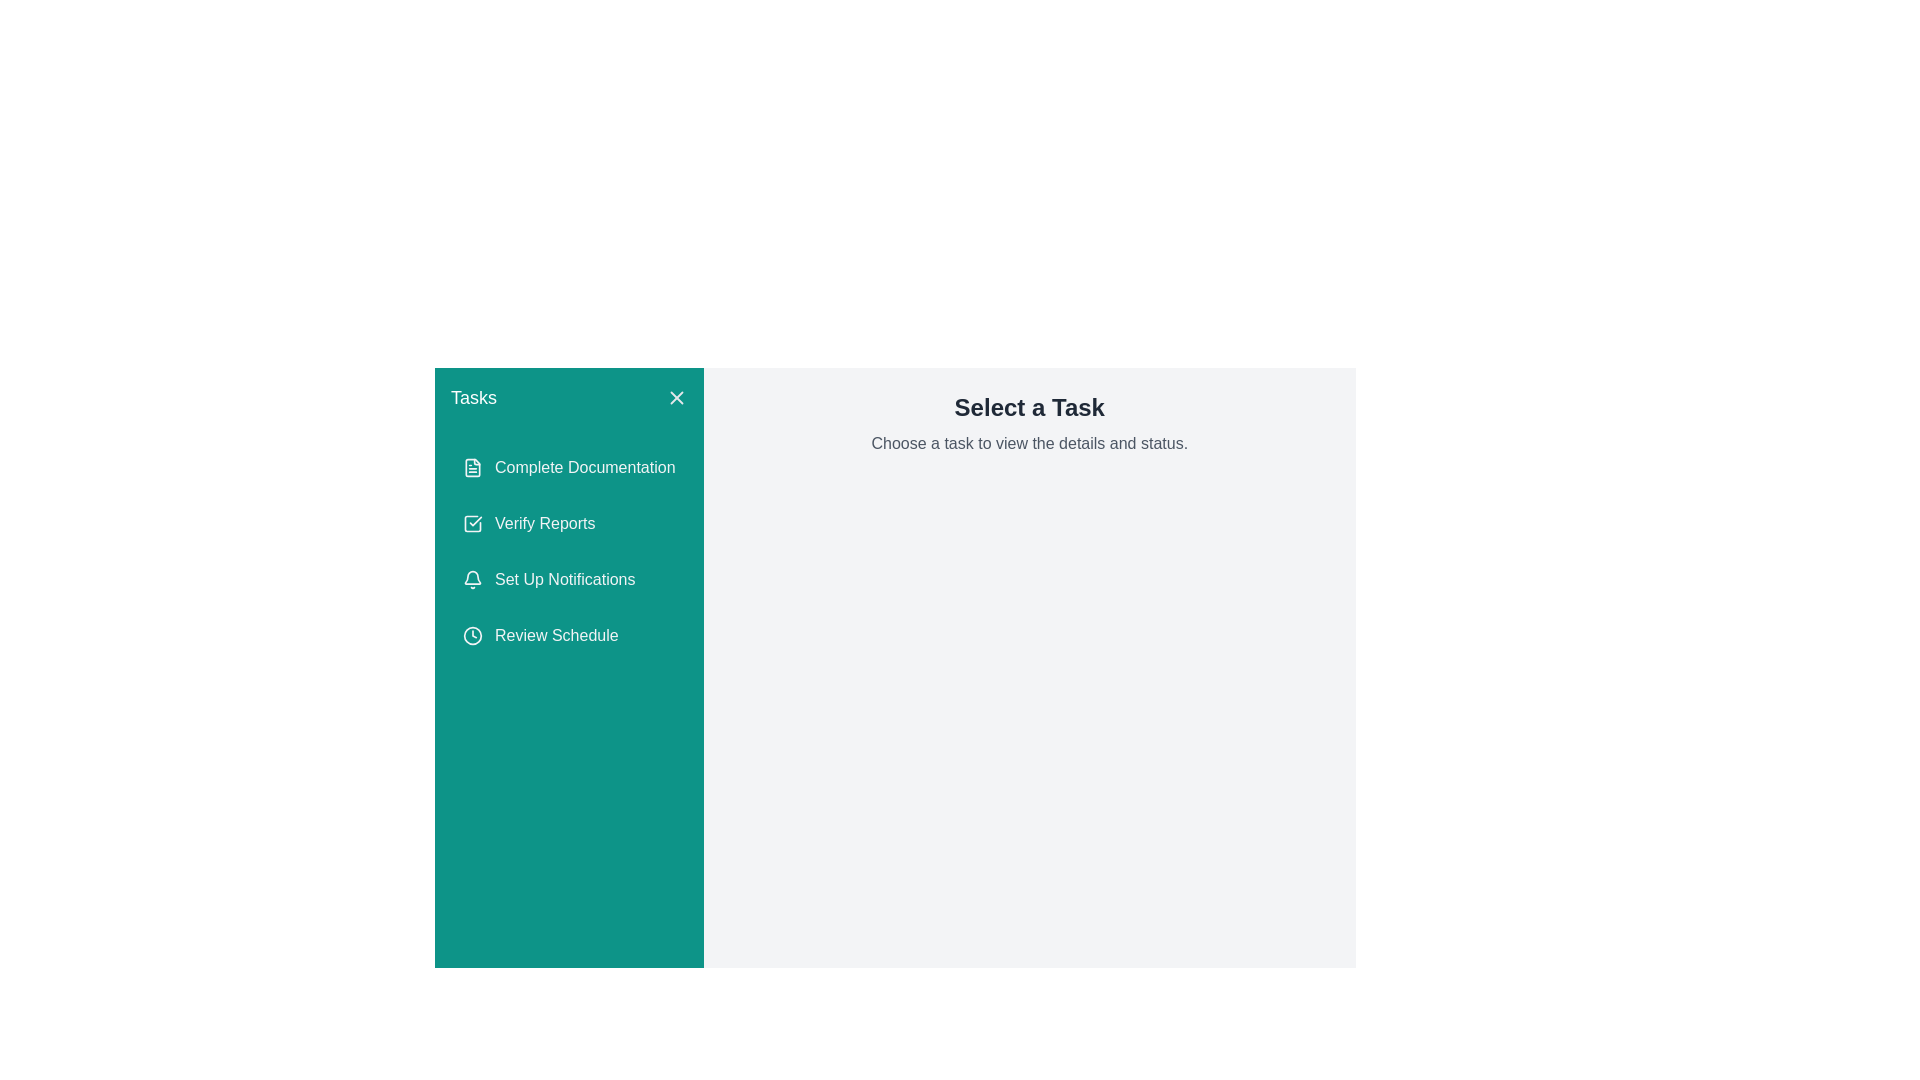  What do you see at coordinates (1029, 442) in the screenshot?
I see `the static text informational label that displays the phrase 'Choose a task` at bounding box center [1029, 442].